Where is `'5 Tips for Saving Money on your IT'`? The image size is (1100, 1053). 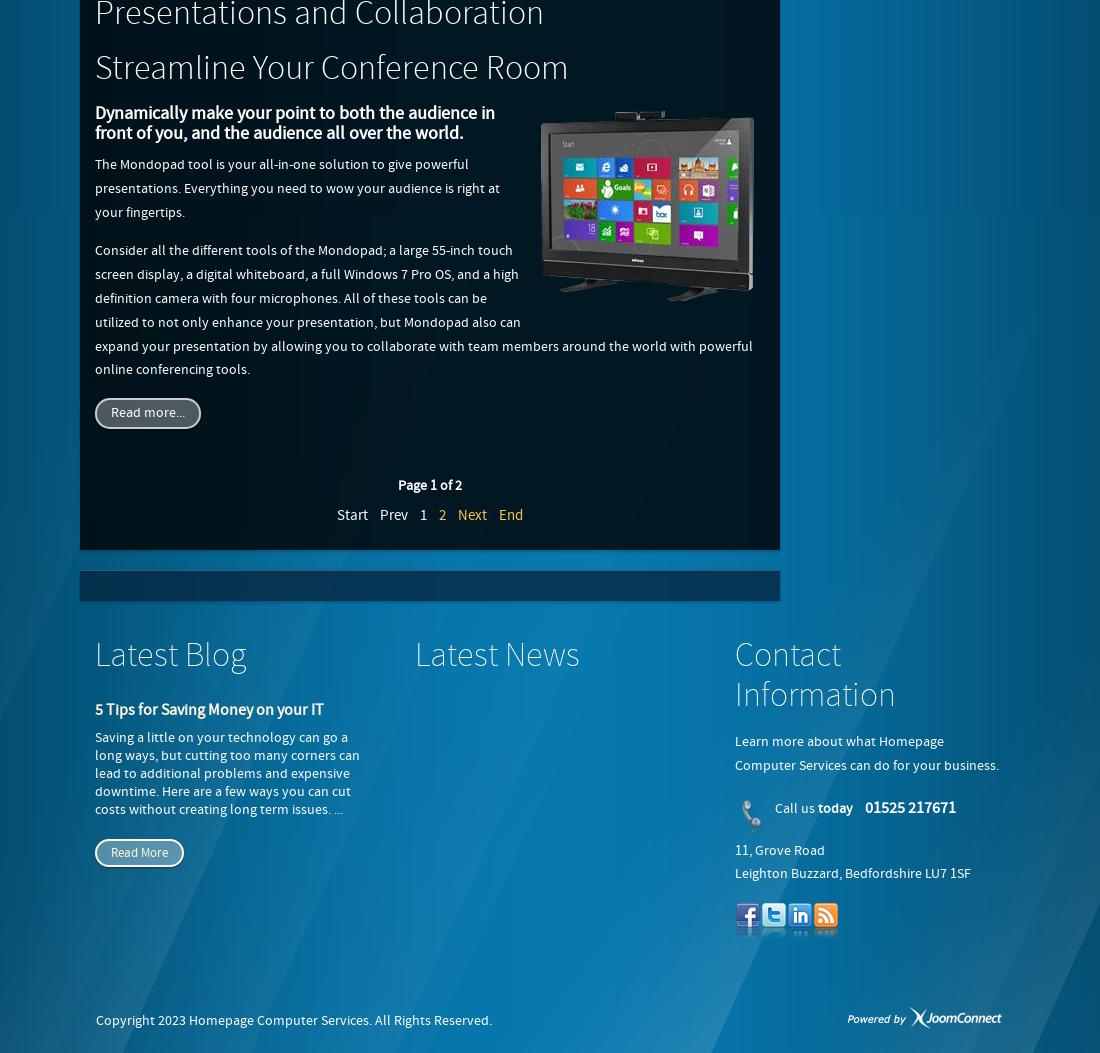 '5 Tips for Saving Money on your IT' is located at coordinates (209, 710).